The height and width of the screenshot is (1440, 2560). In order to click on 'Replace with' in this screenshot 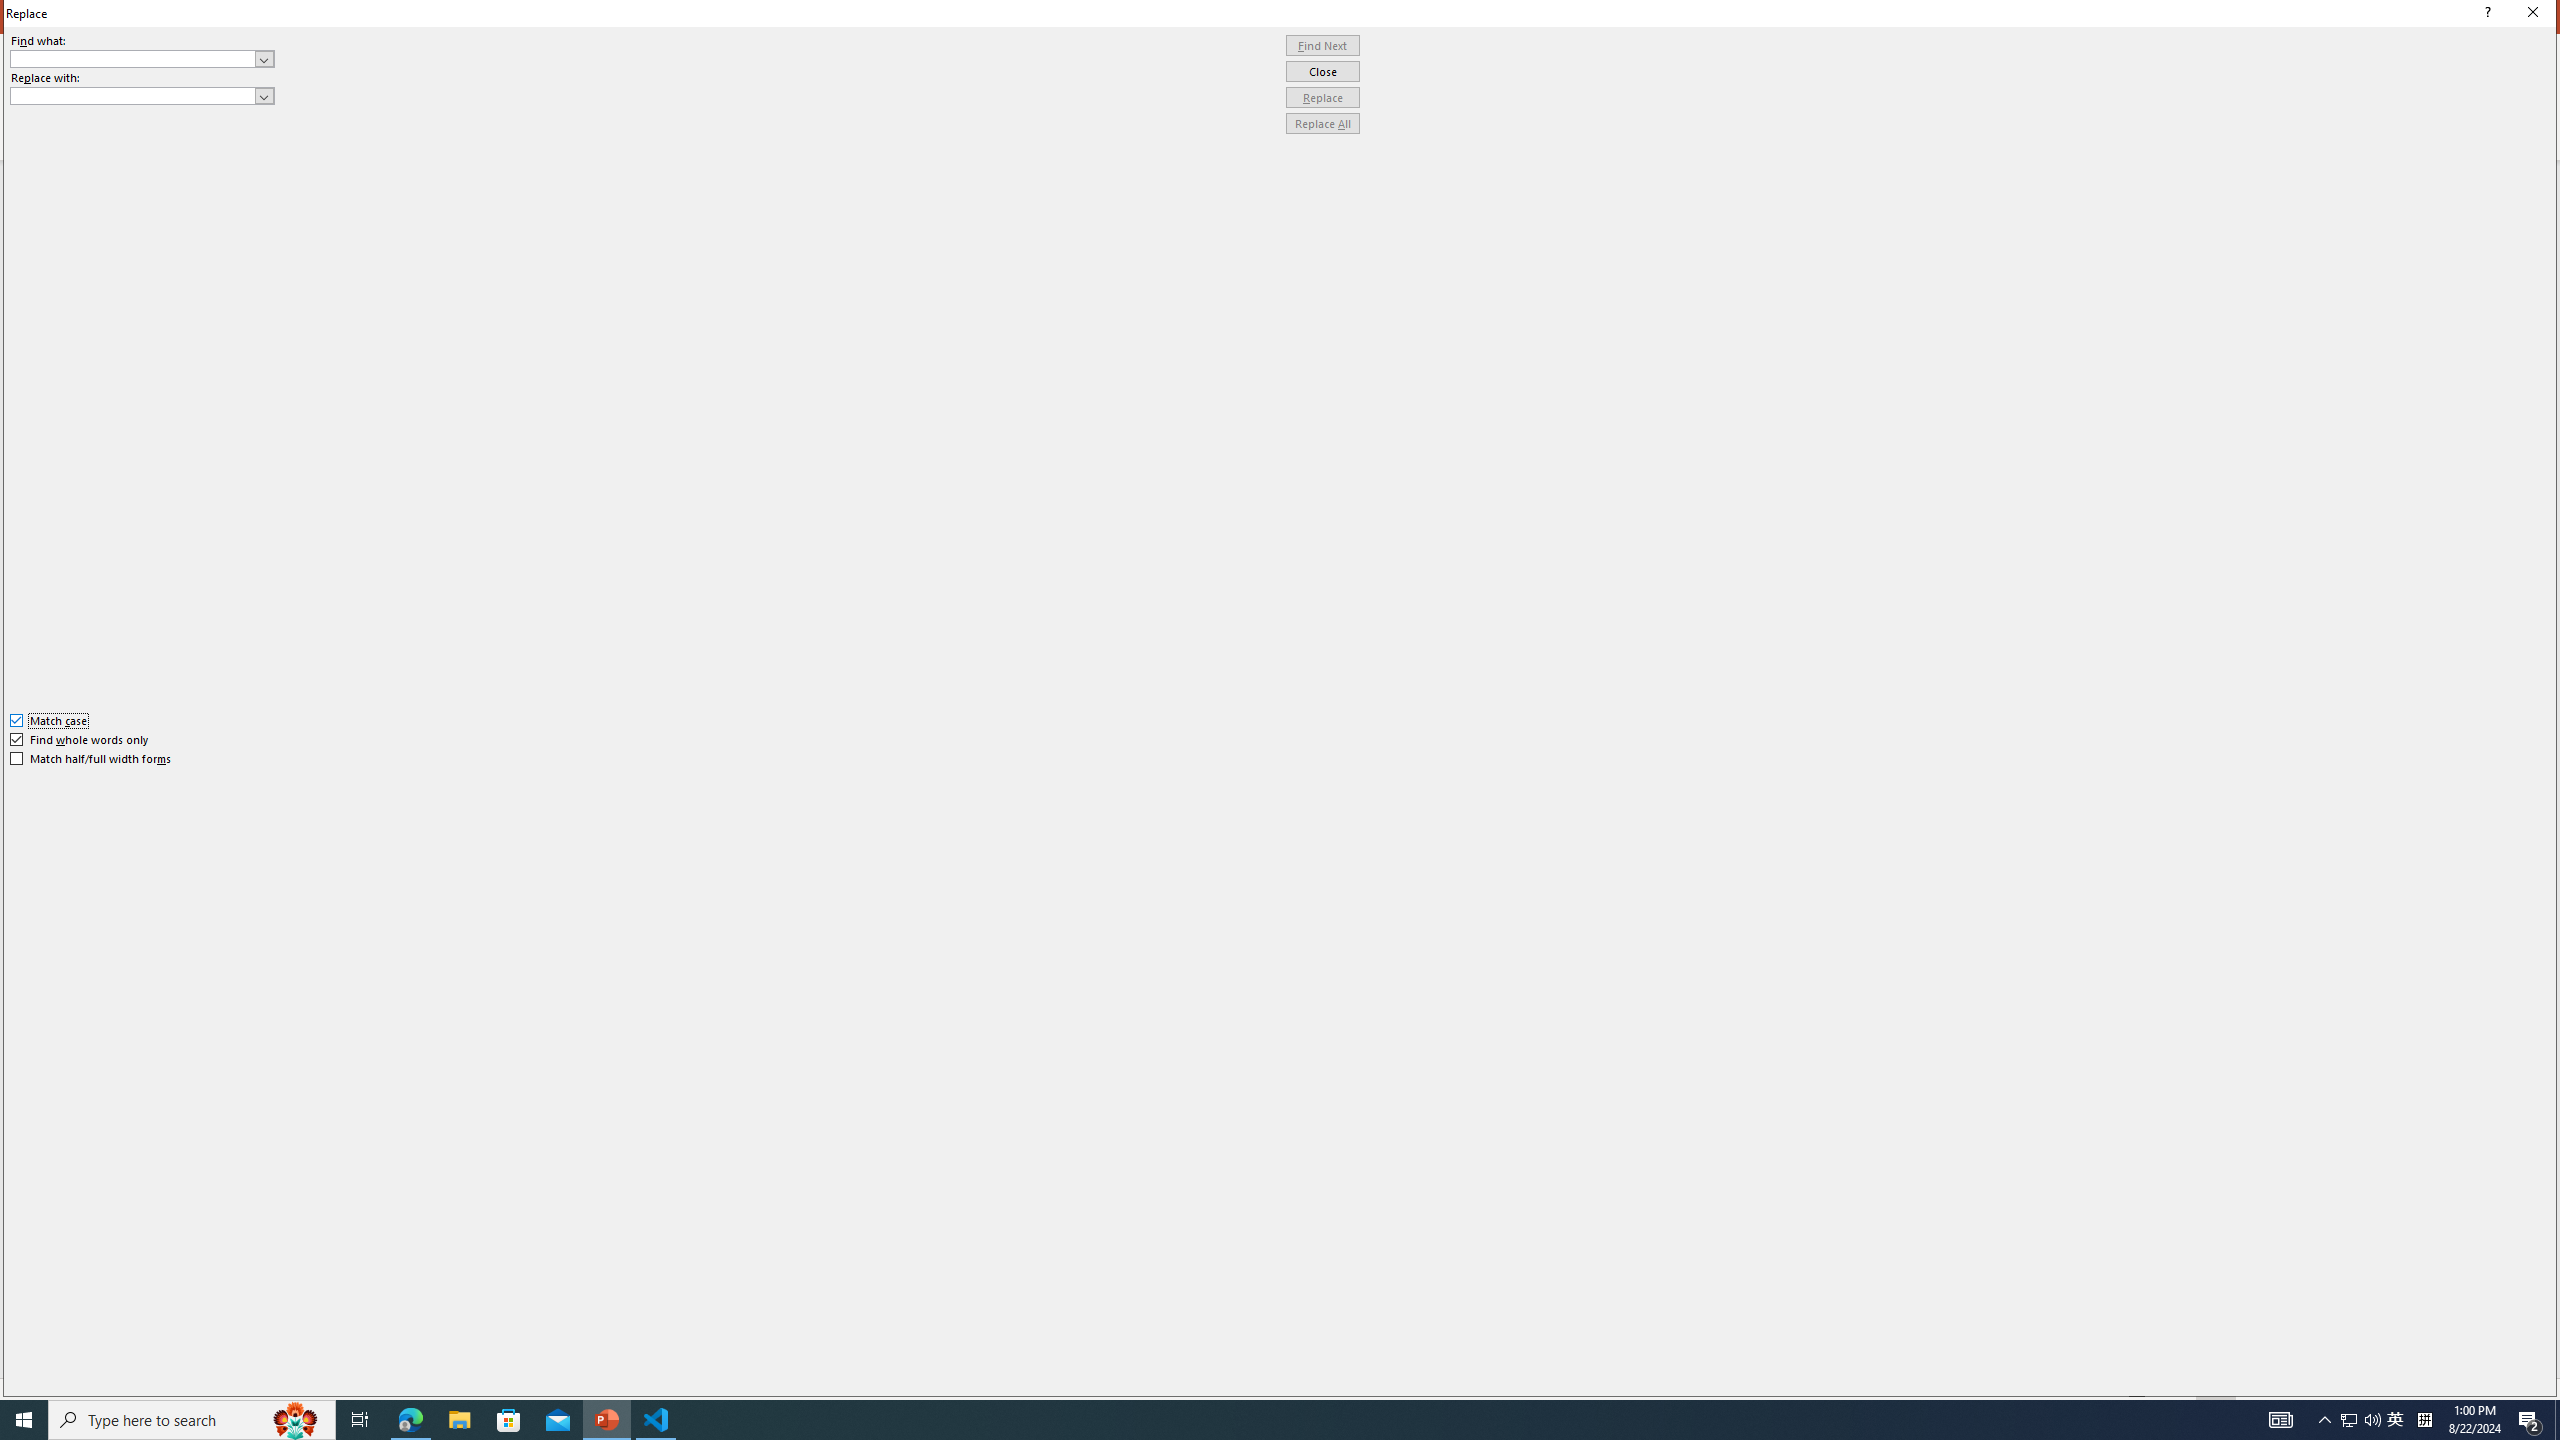, I will do `click(133, 95)`.